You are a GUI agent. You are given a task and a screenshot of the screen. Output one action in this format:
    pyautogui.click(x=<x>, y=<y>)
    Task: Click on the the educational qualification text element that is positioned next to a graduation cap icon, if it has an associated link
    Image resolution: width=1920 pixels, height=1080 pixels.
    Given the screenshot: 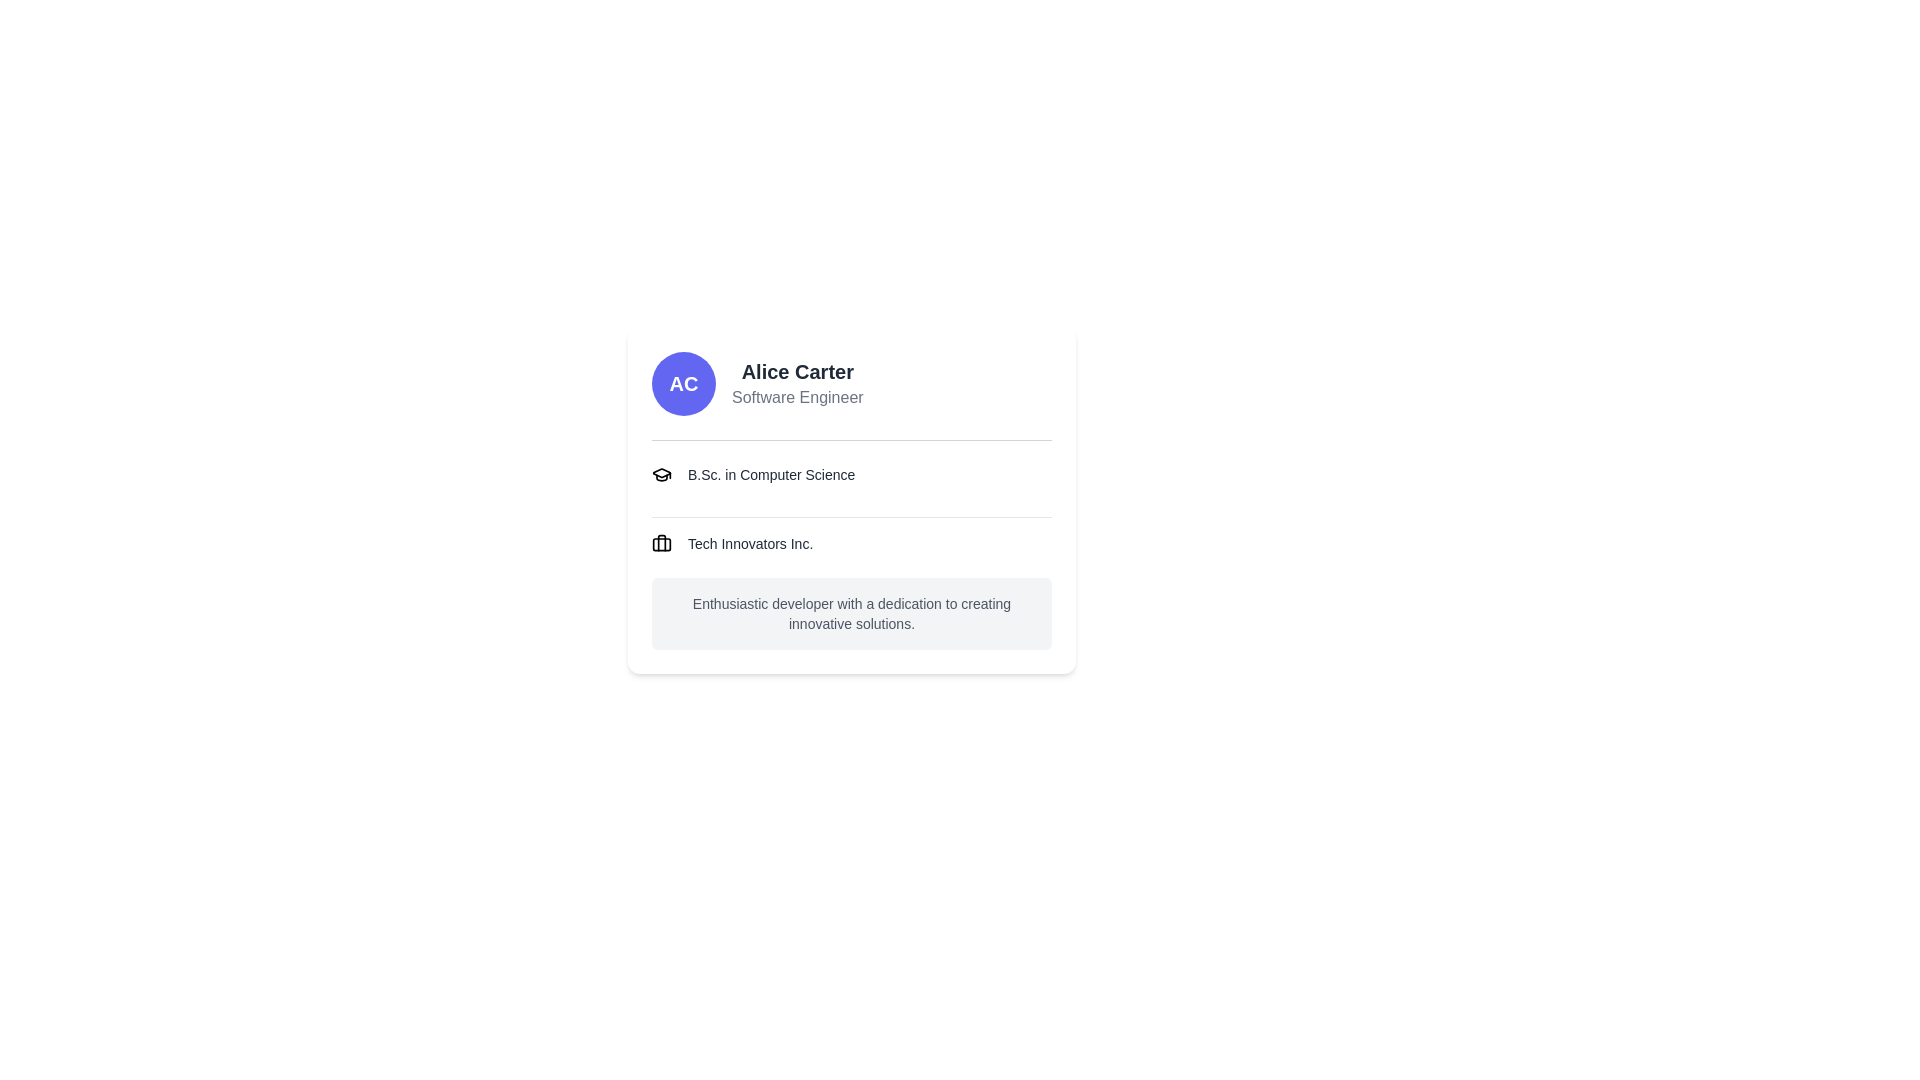 What is the action you would take?
    pyautogui.click(x=770, y=474)
    